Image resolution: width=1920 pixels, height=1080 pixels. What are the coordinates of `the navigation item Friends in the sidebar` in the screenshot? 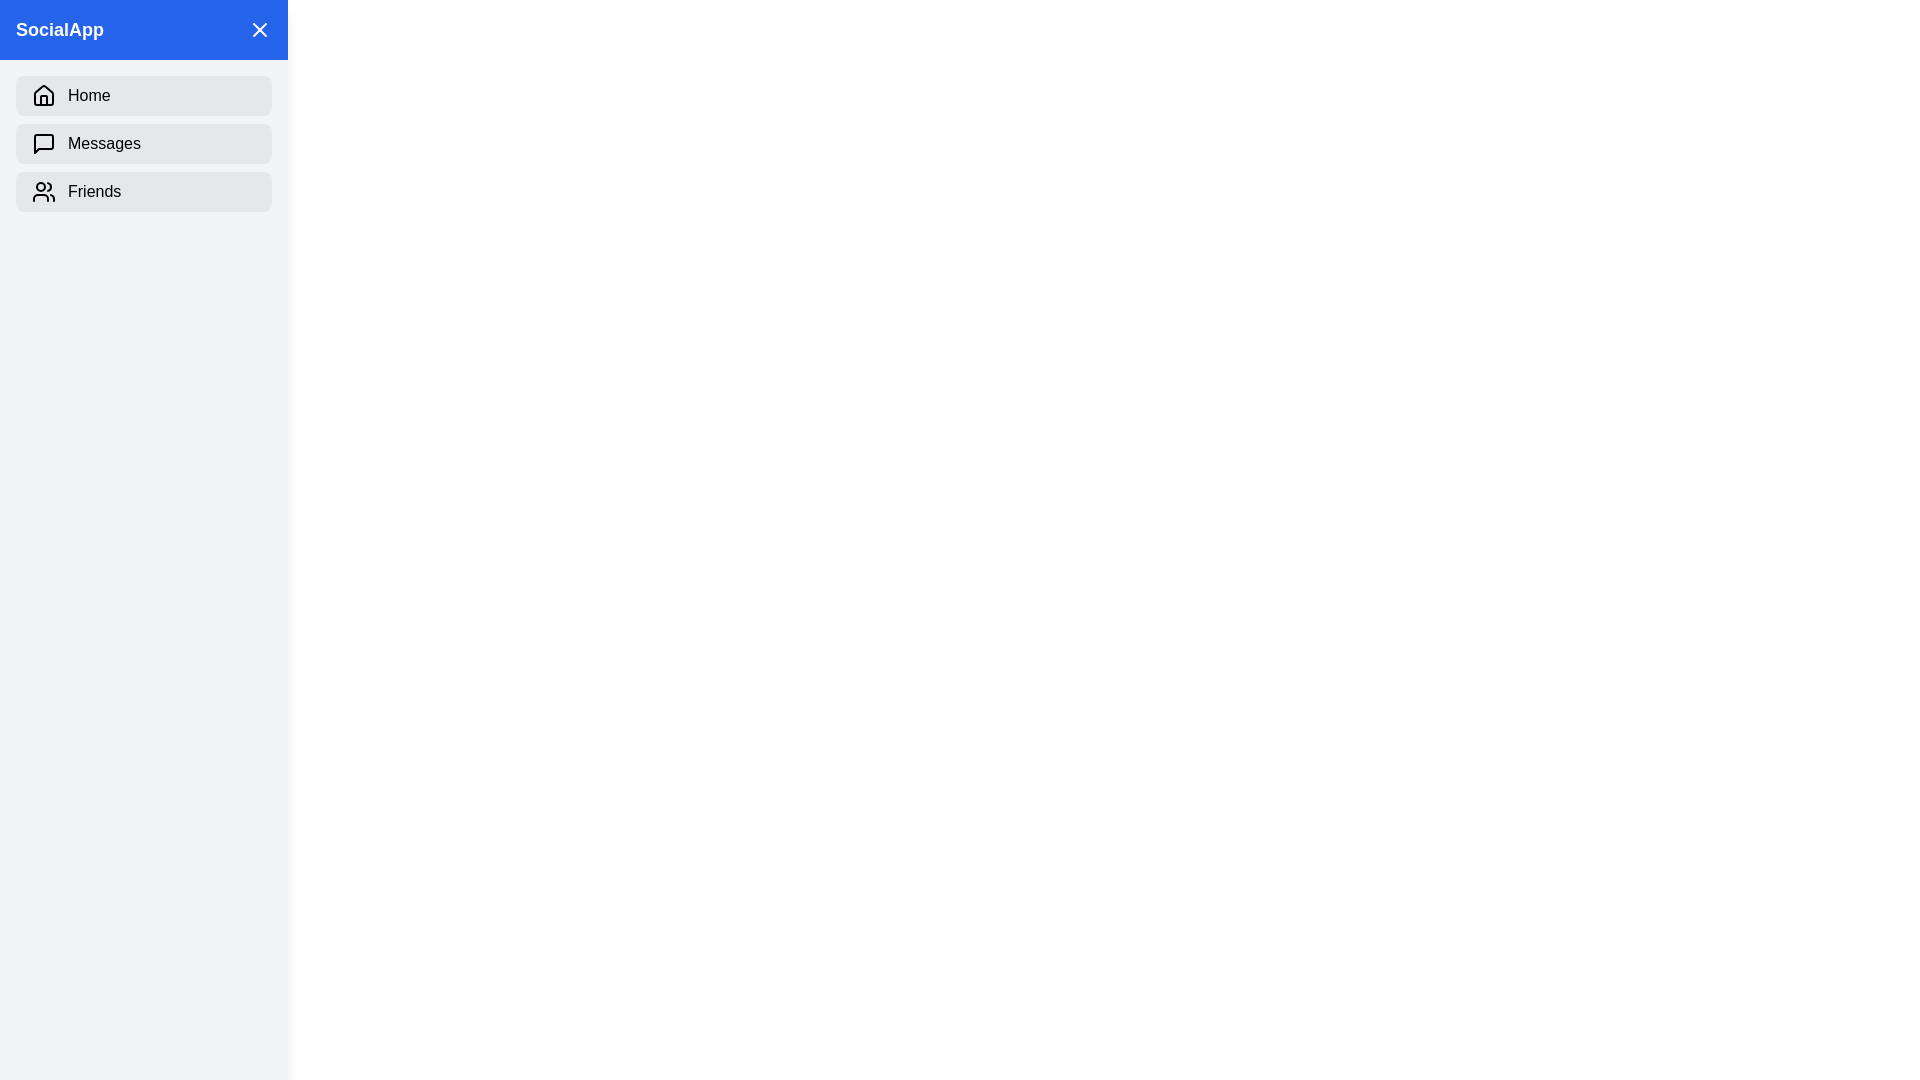 It's located at (143, 192).